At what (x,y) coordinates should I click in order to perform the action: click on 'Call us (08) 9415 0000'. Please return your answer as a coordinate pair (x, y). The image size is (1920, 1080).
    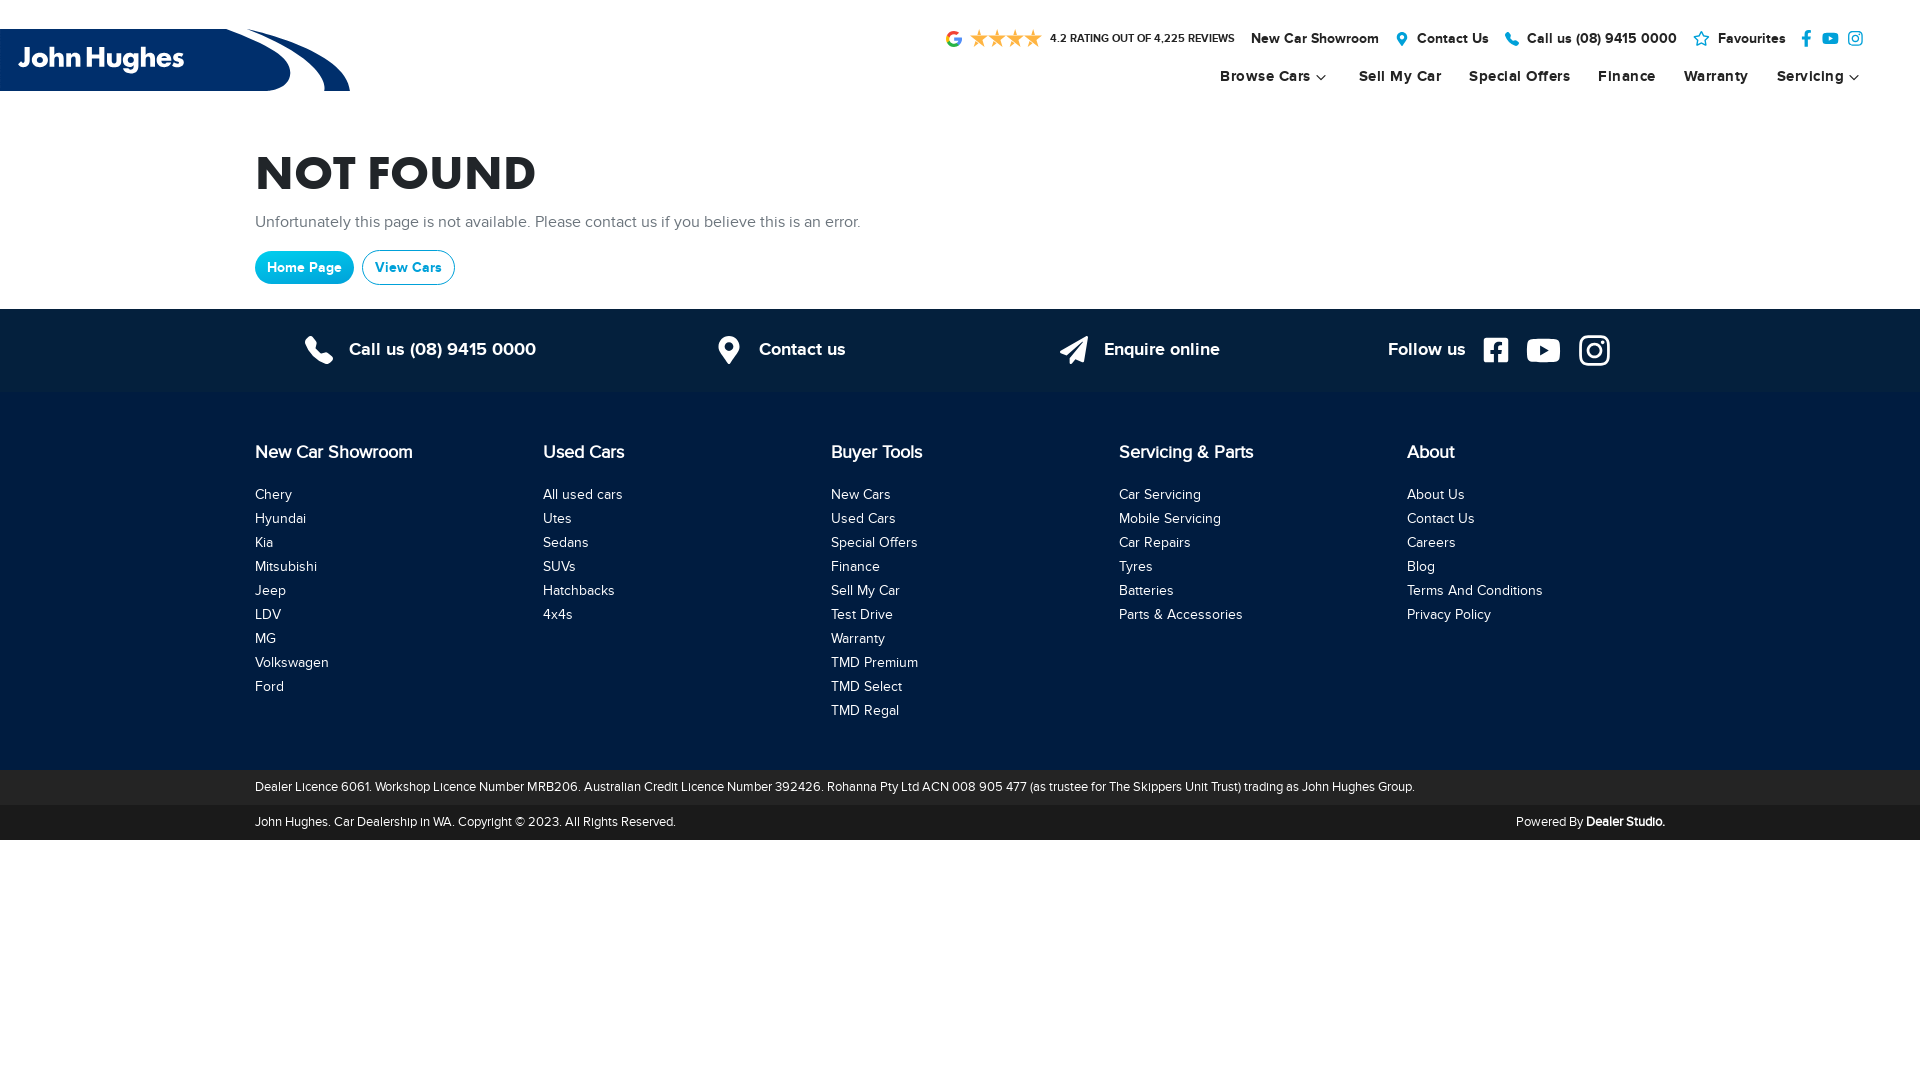
    Looking at the image, I should click on (1602, 38).